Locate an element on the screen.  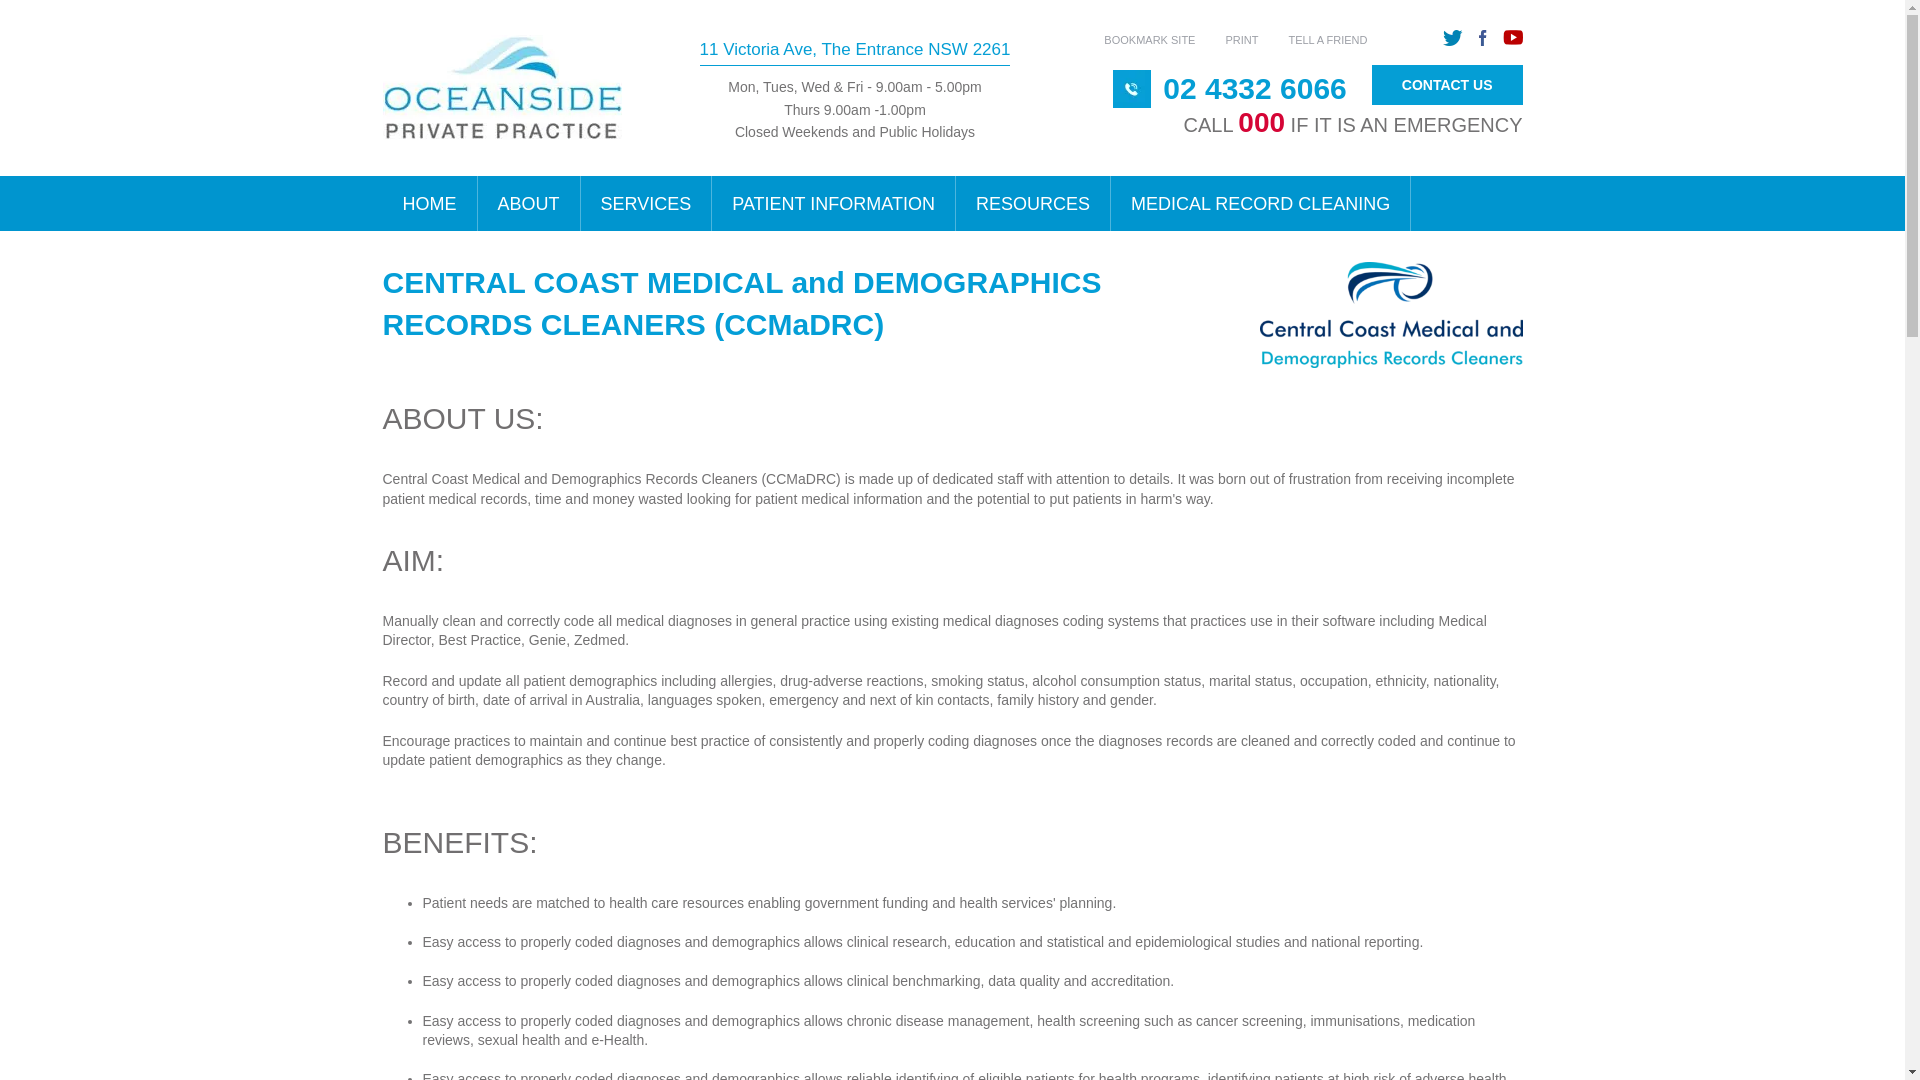
'youtube' is located at coordinates (1502, 38).